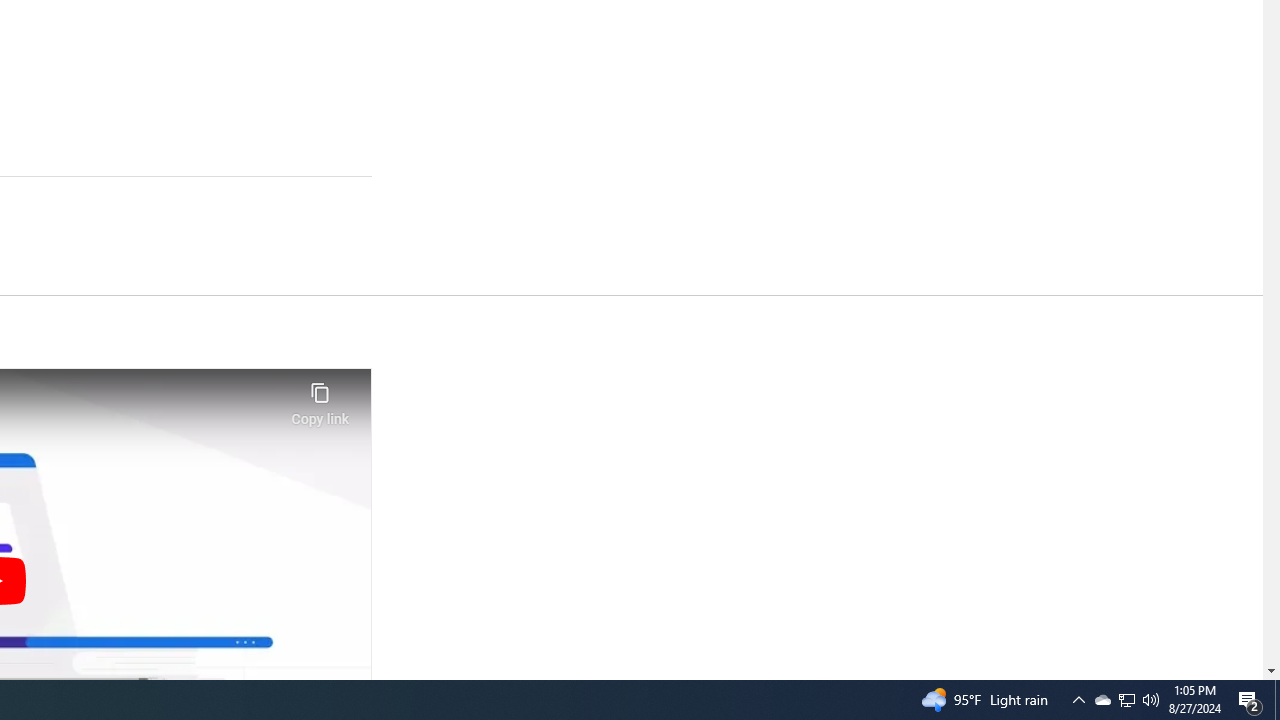 The height and width of the screenshot is (720, 1280). I want to click on 'Copy link', so click(320, 398).